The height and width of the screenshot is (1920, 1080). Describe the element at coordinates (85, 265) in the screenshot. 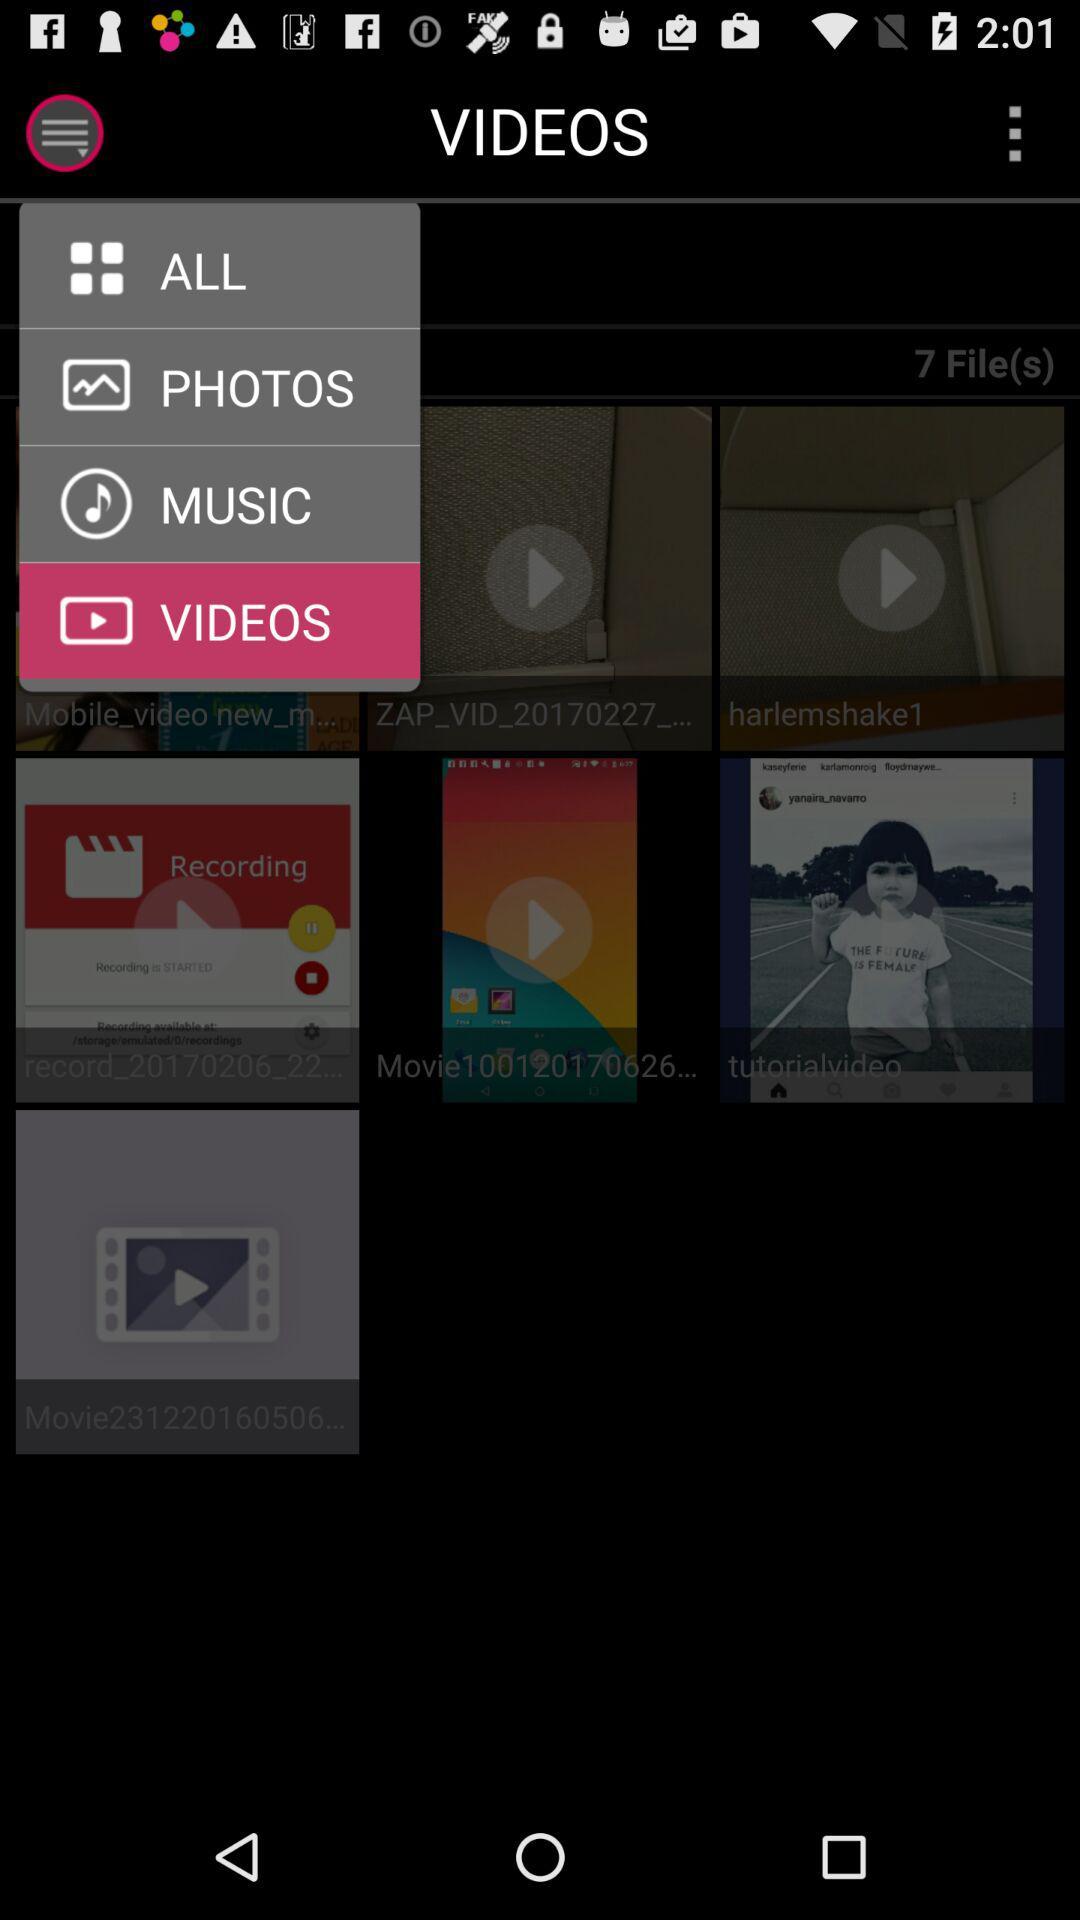

I see `all option` at that location.